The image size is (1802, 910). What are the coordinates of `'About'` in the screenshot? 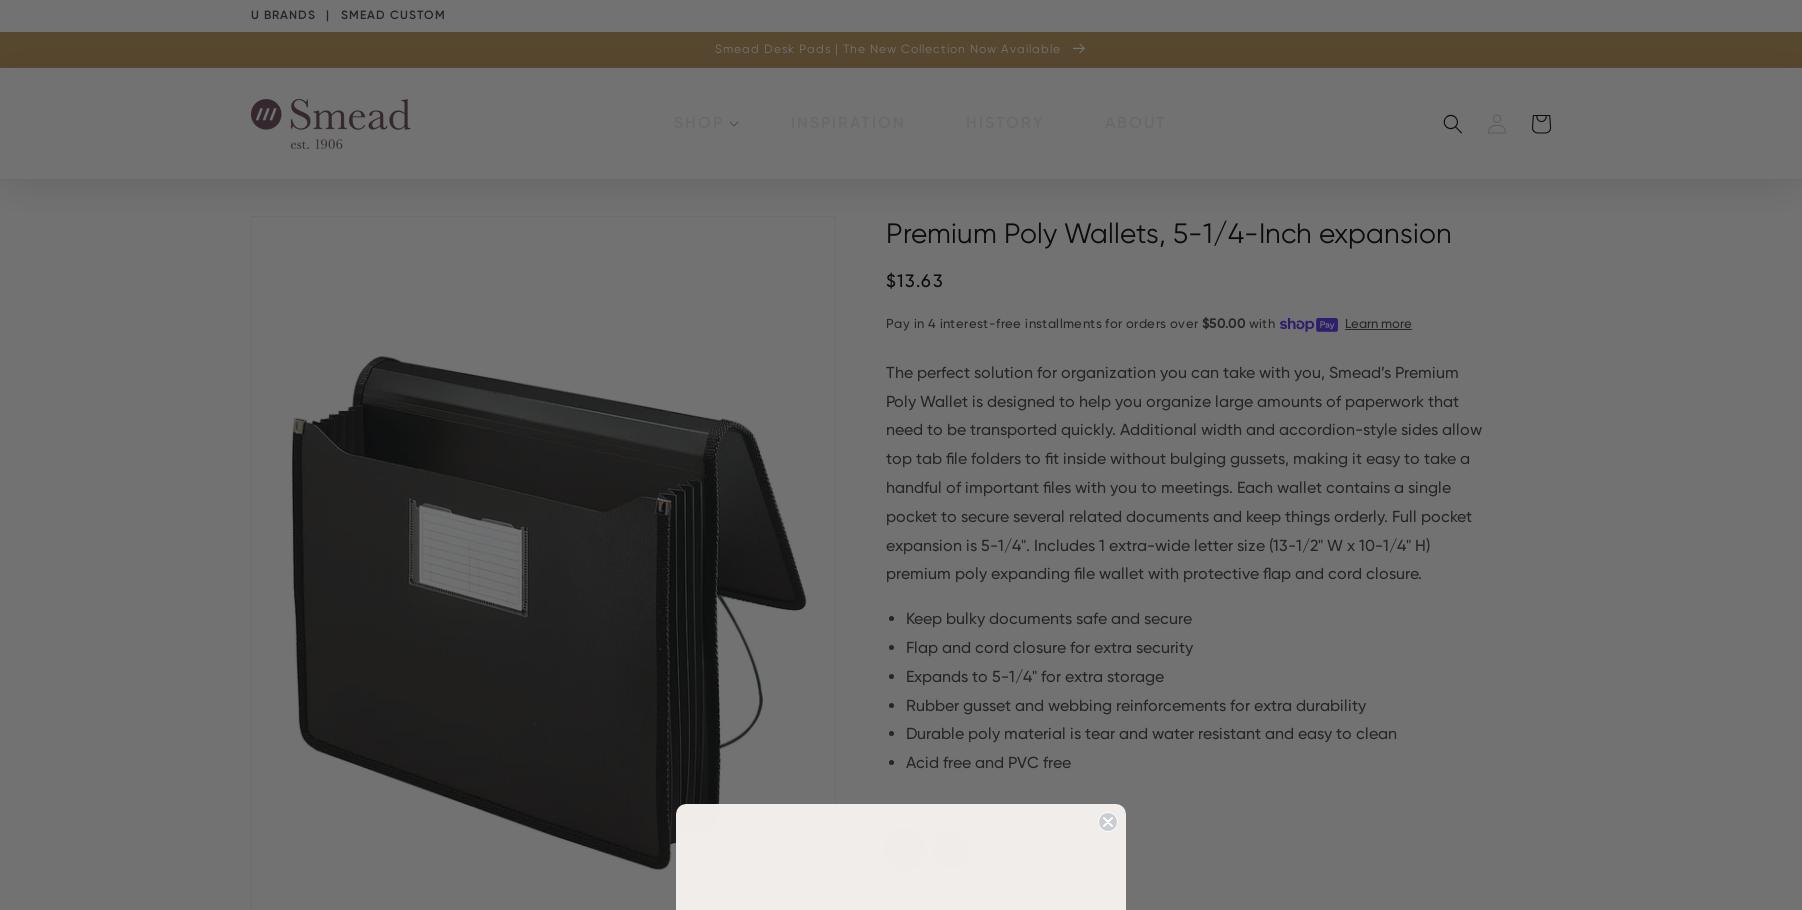 It's located at (1103, 122).